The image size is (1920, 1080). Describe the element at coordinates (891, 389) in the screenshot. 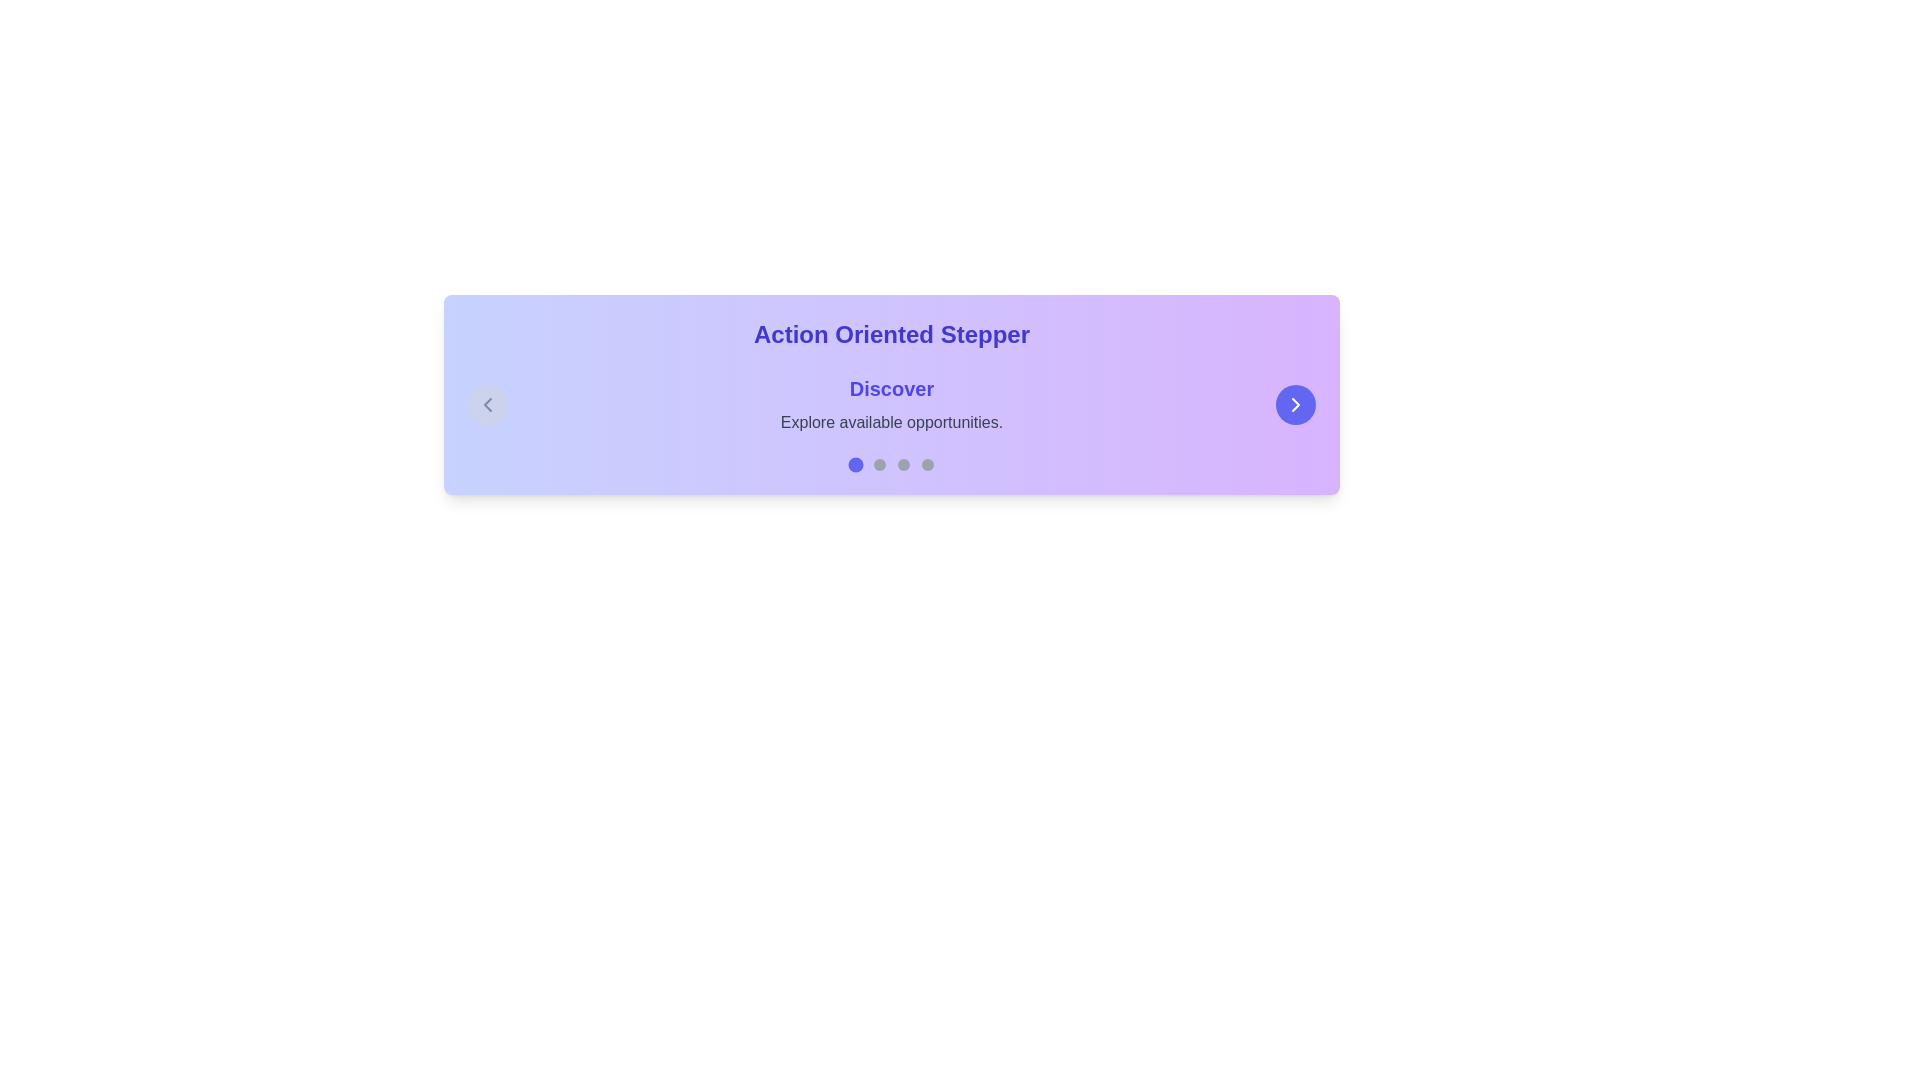

I see `the Text Element that serves as a headline or title, centrally placed above the 'Explore available opportunities.' text` at that location.